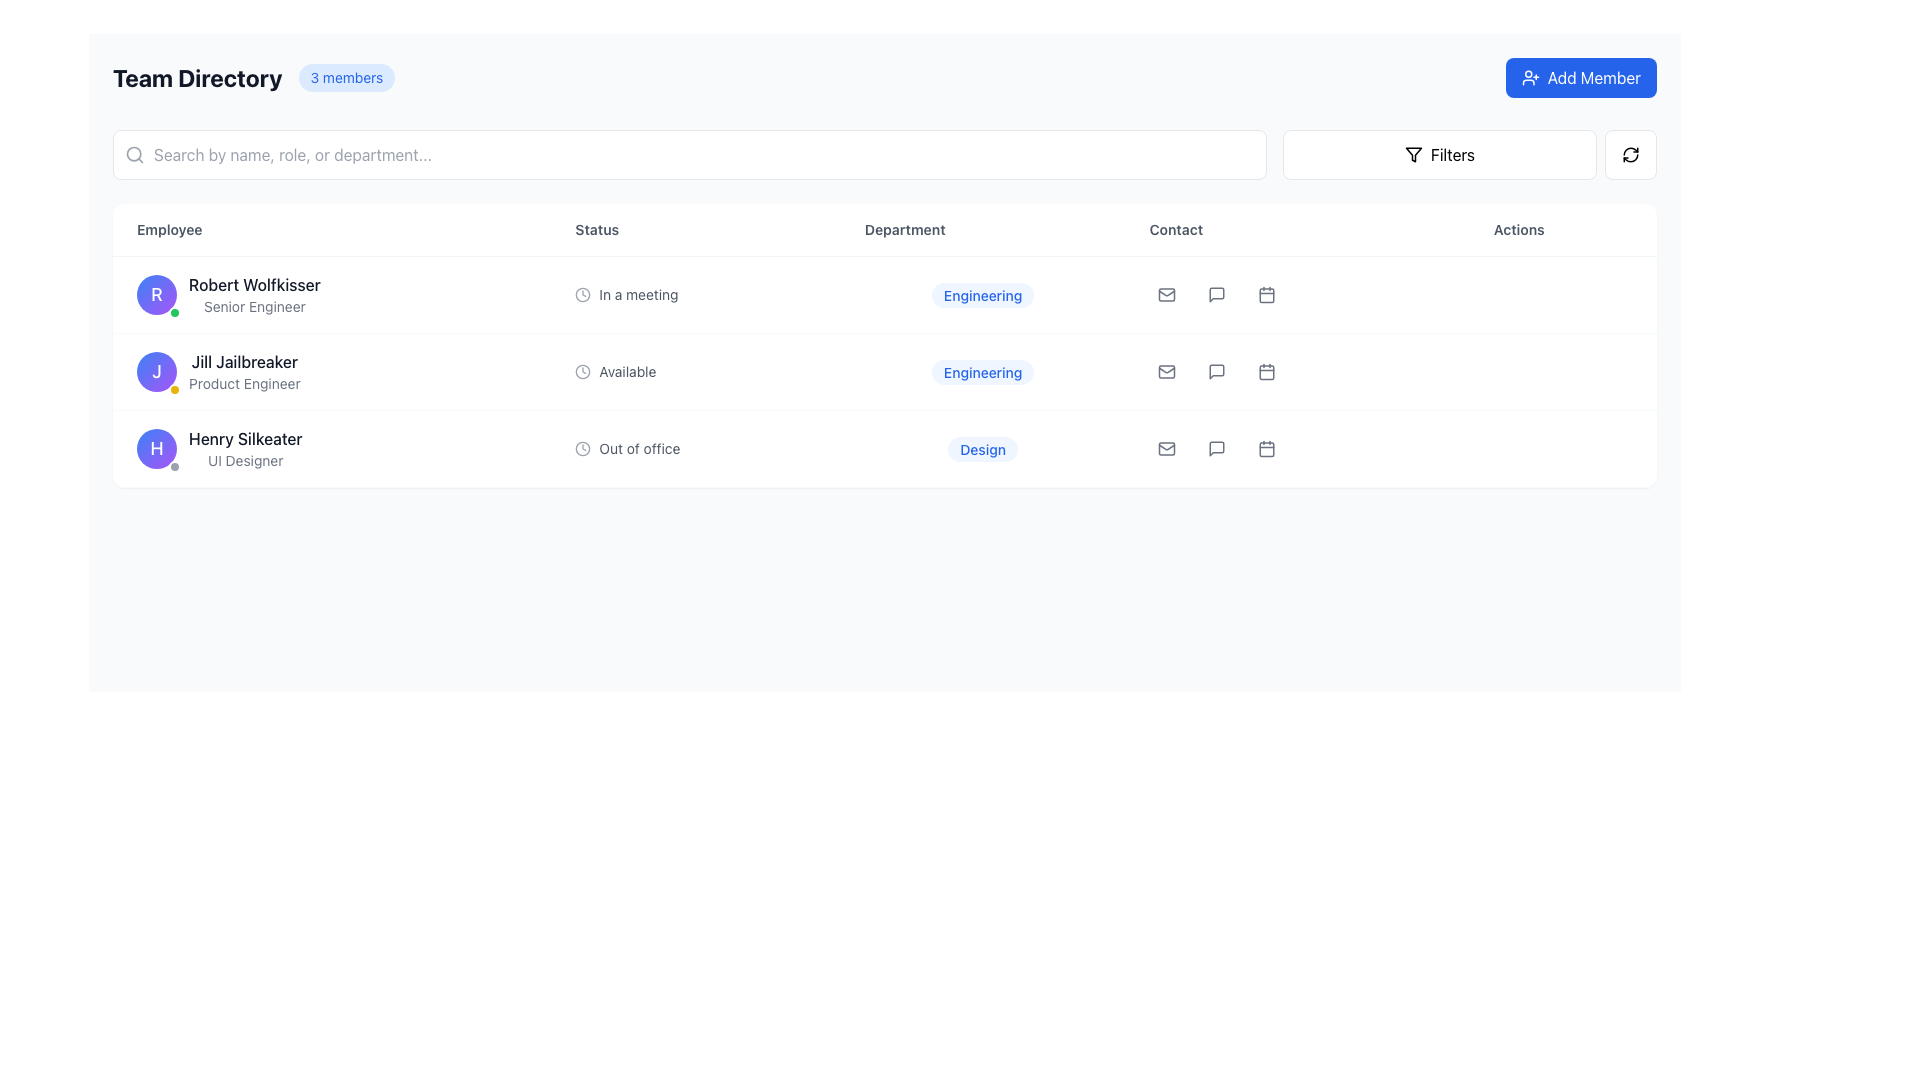  What do you see at coordinates (253, 307) in the screenshot?
I see `the static text label that provides a functional description for 'Robert Wolfkisser', located directly below their name in the Team Directory table` at bounding box center [253, 307].